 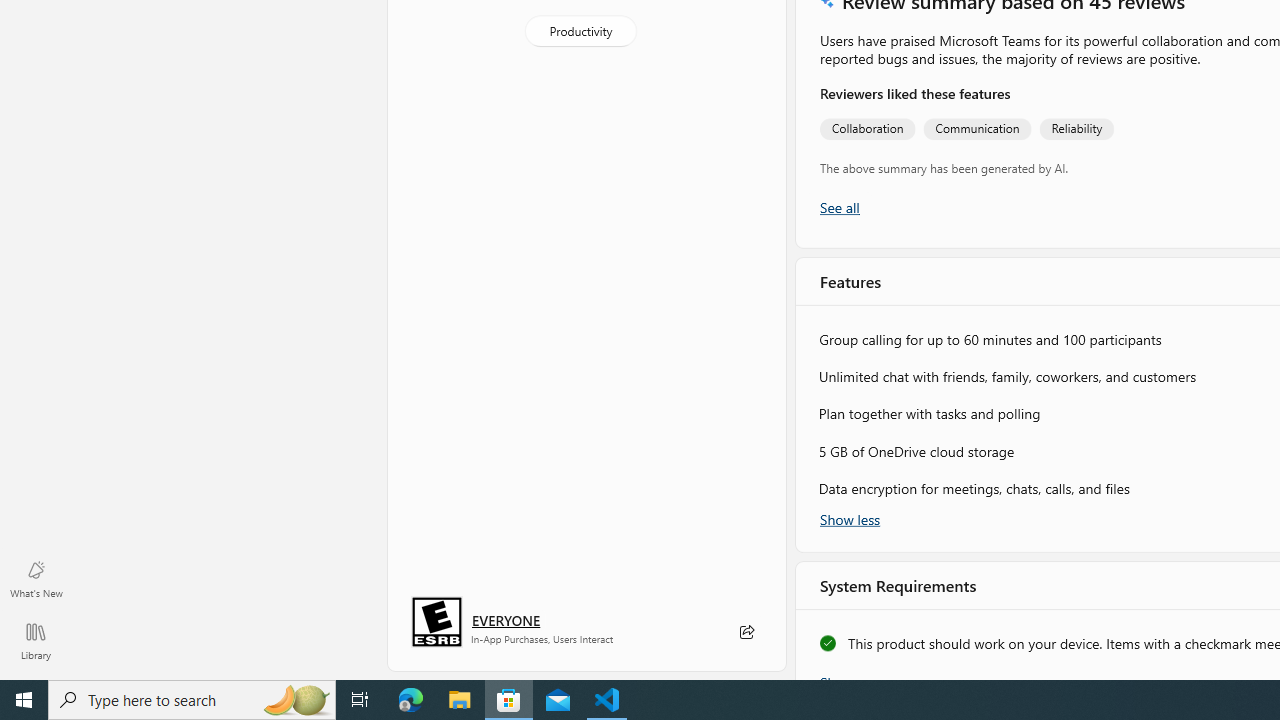 I want to click on 'Library', so click(x=35, y=640).